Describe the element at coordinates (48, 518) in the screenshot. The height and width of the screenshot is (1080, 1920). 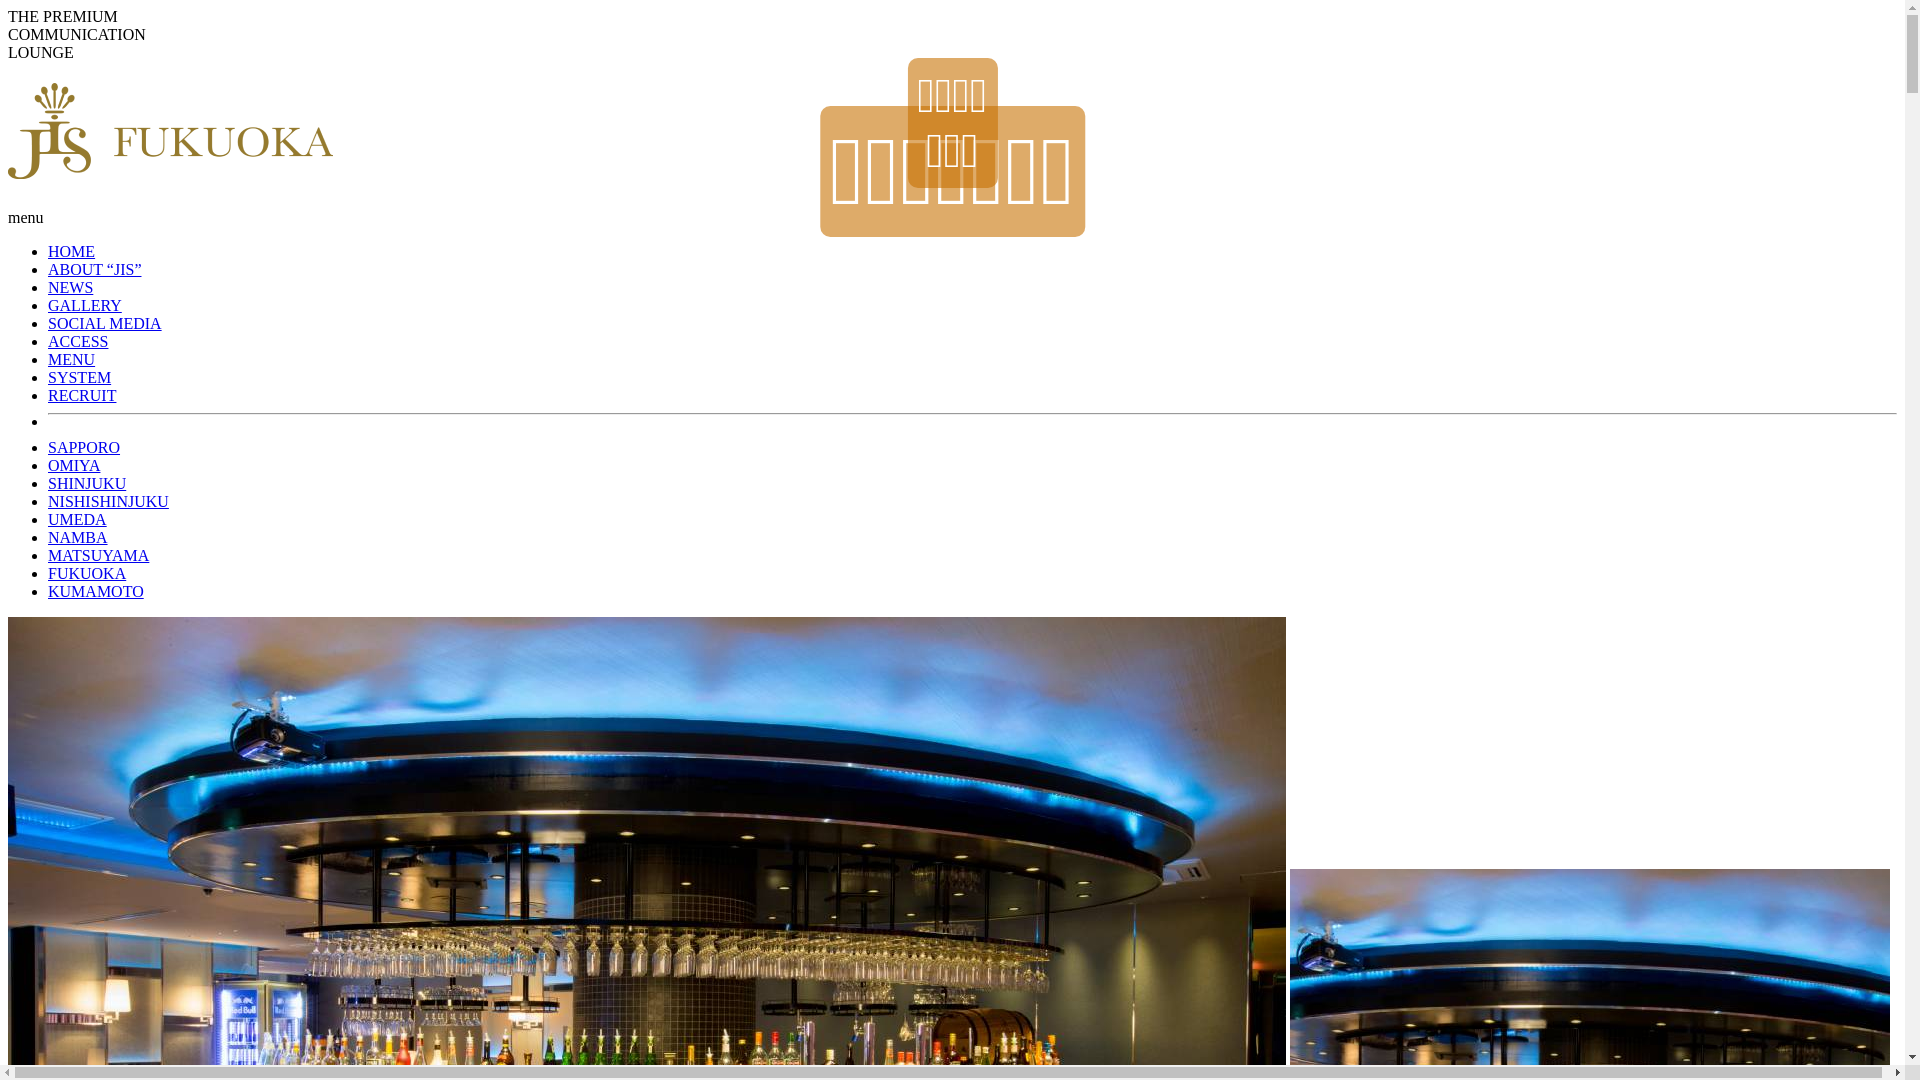
I see `'UMEDA'` at that location.